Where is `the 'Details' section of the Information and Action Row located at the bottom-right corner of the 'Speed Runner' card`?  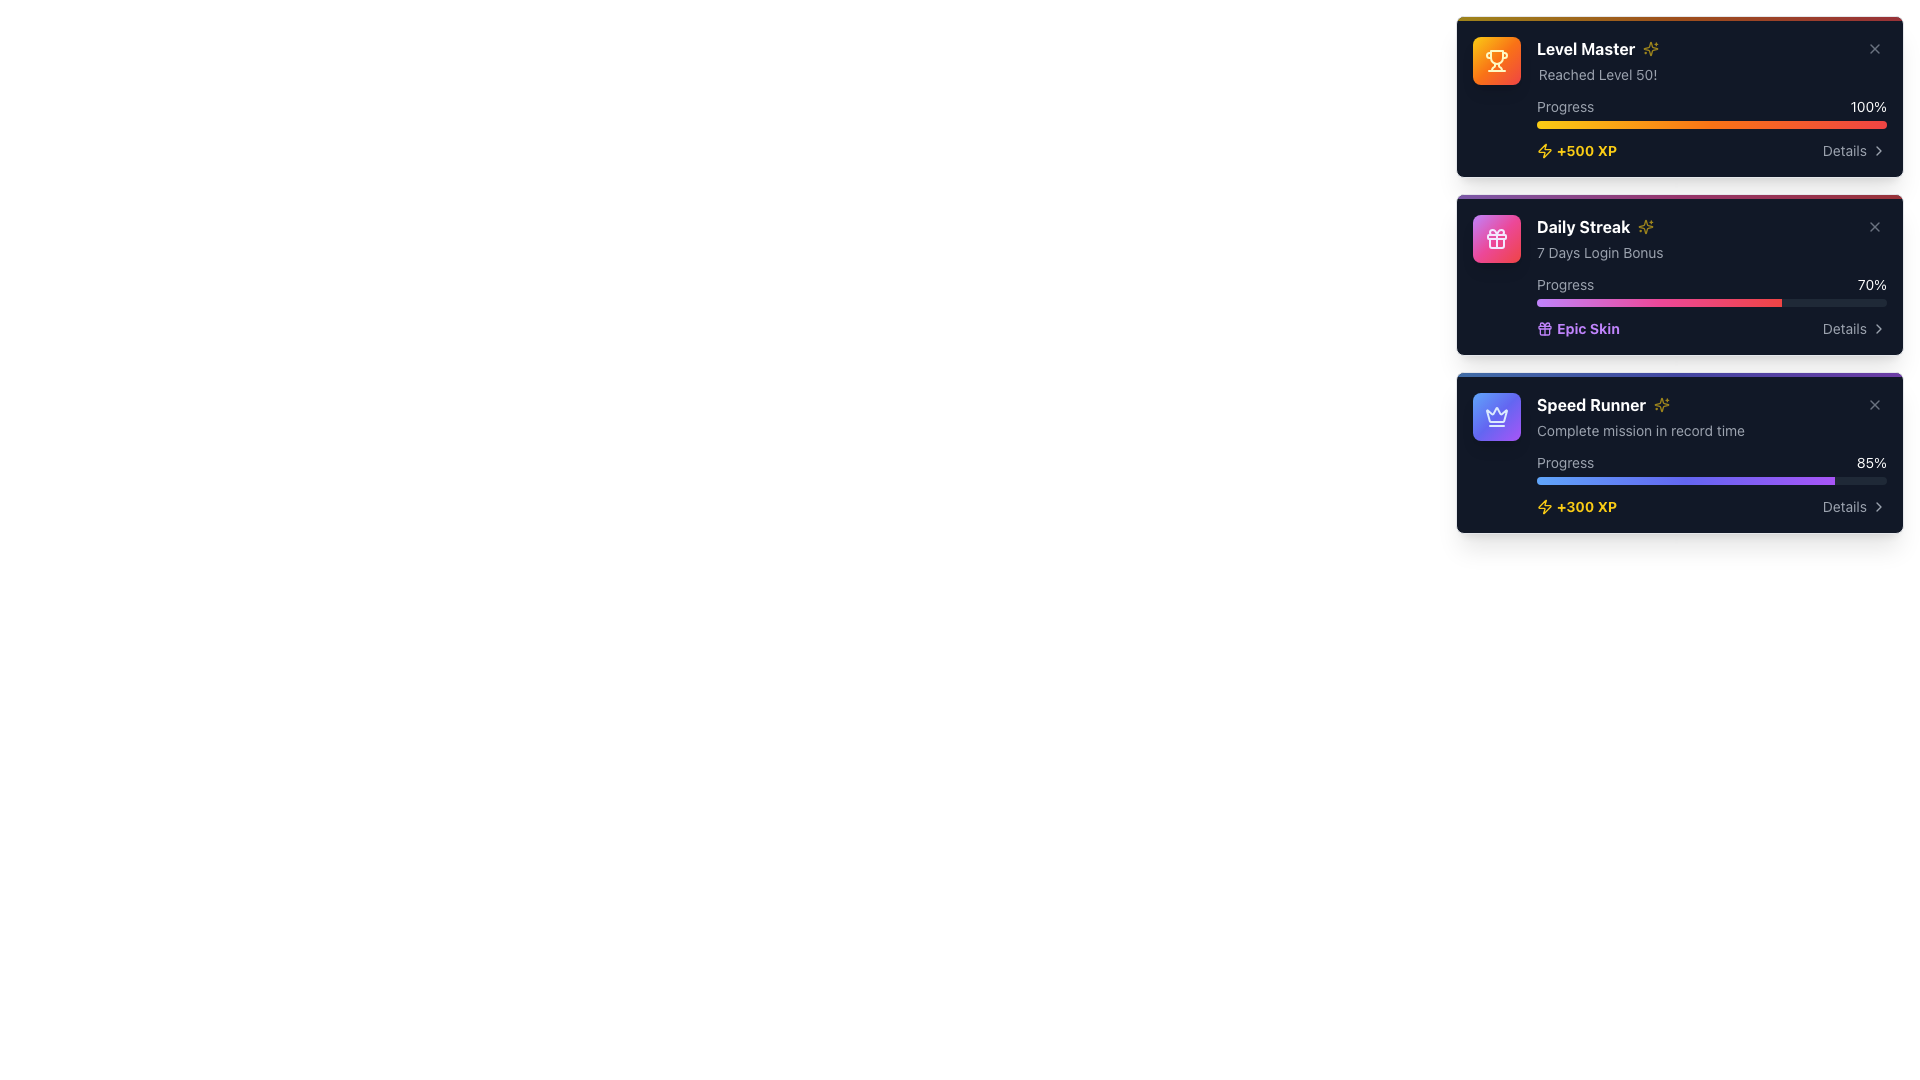 the 'Details' section of the Information and Action Row located at the bottom-right corner of the 'Speed Runner' card is located at coordinates (1711, 505).